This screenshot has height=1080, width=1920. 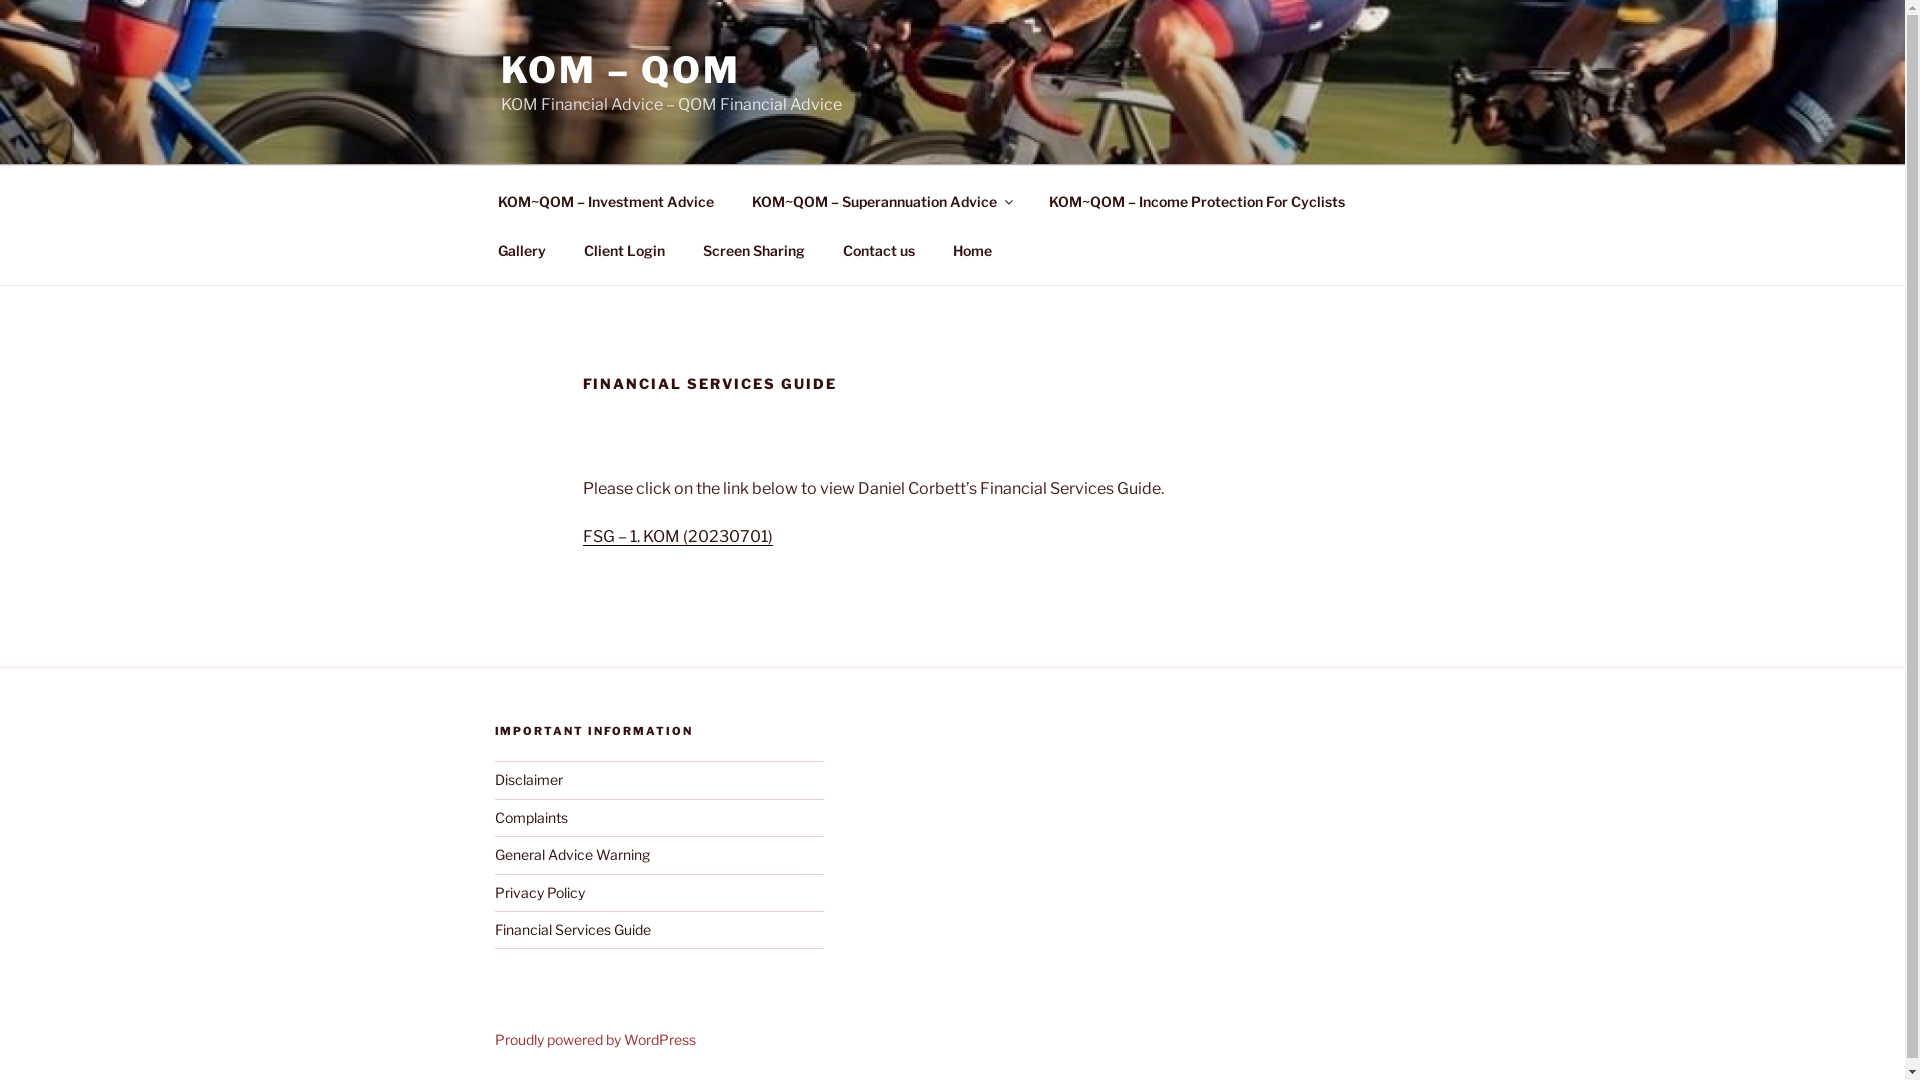 I want to click on 'General Advice Warning', so click(x=570, y=854).